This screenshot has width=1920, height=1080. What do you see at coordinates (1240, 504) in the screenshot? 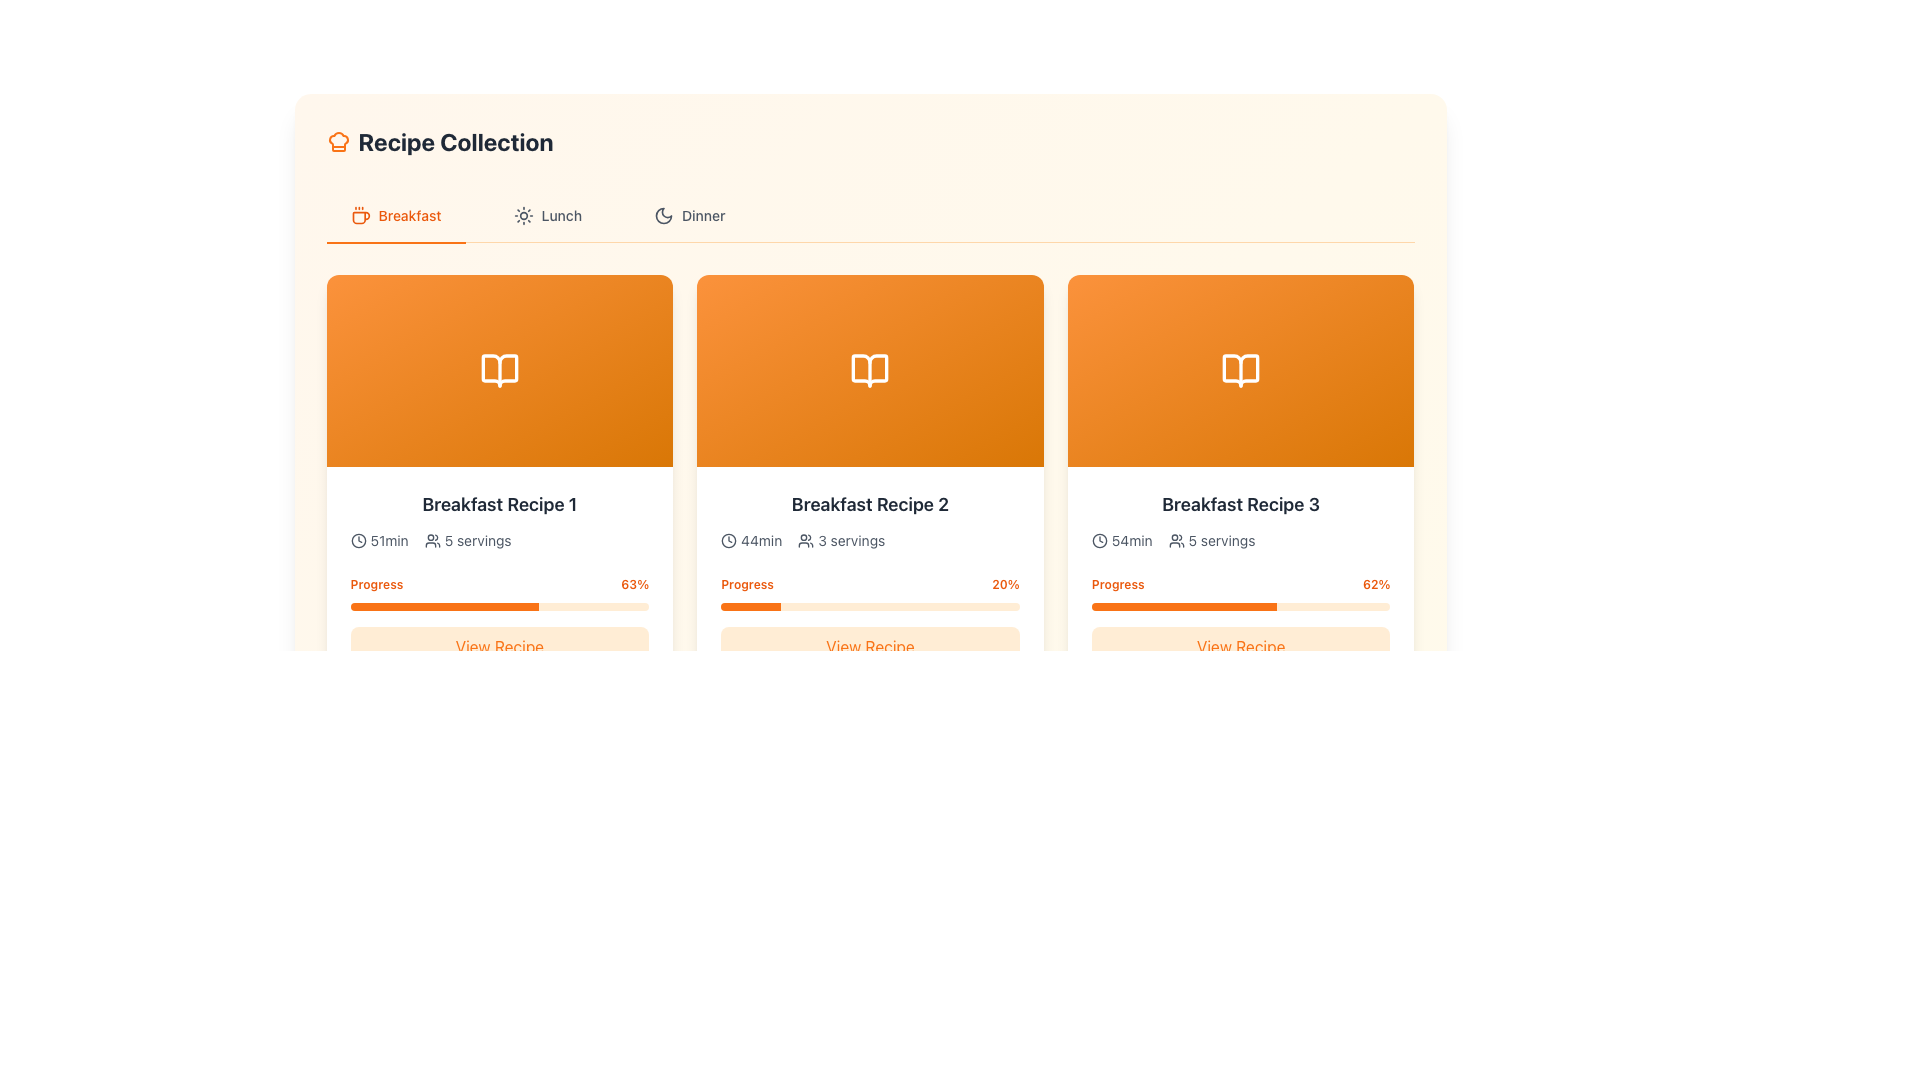
I see `the text element displaying 'Breakfast Recipe 3', which is a prominent heading in a large, bold, gray font, positioned below the orange header of the recipe card` at bounding box center [1240, 504].